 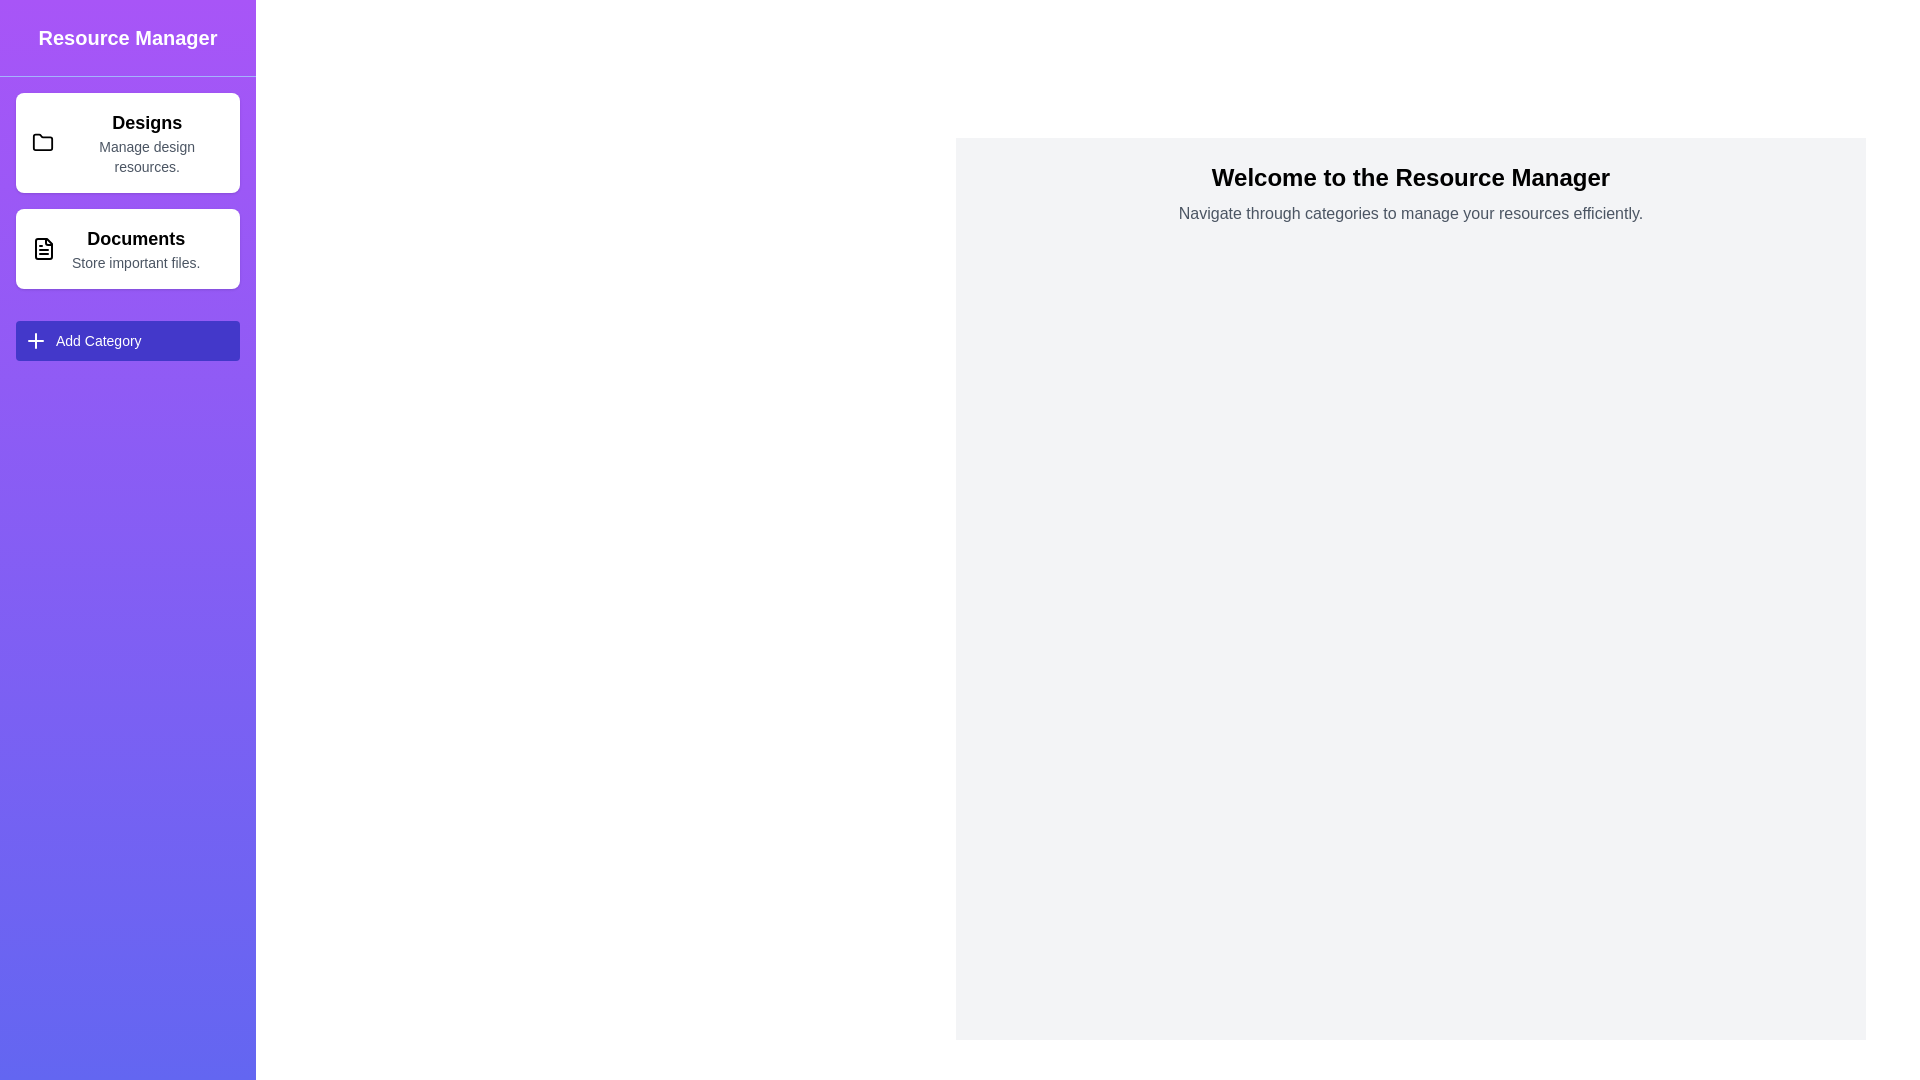 What do you see at coordinates (39, 39) in the screenshot?
I see `button at the top-left corner to toggle the drawer` at bounding box center [39, 39].